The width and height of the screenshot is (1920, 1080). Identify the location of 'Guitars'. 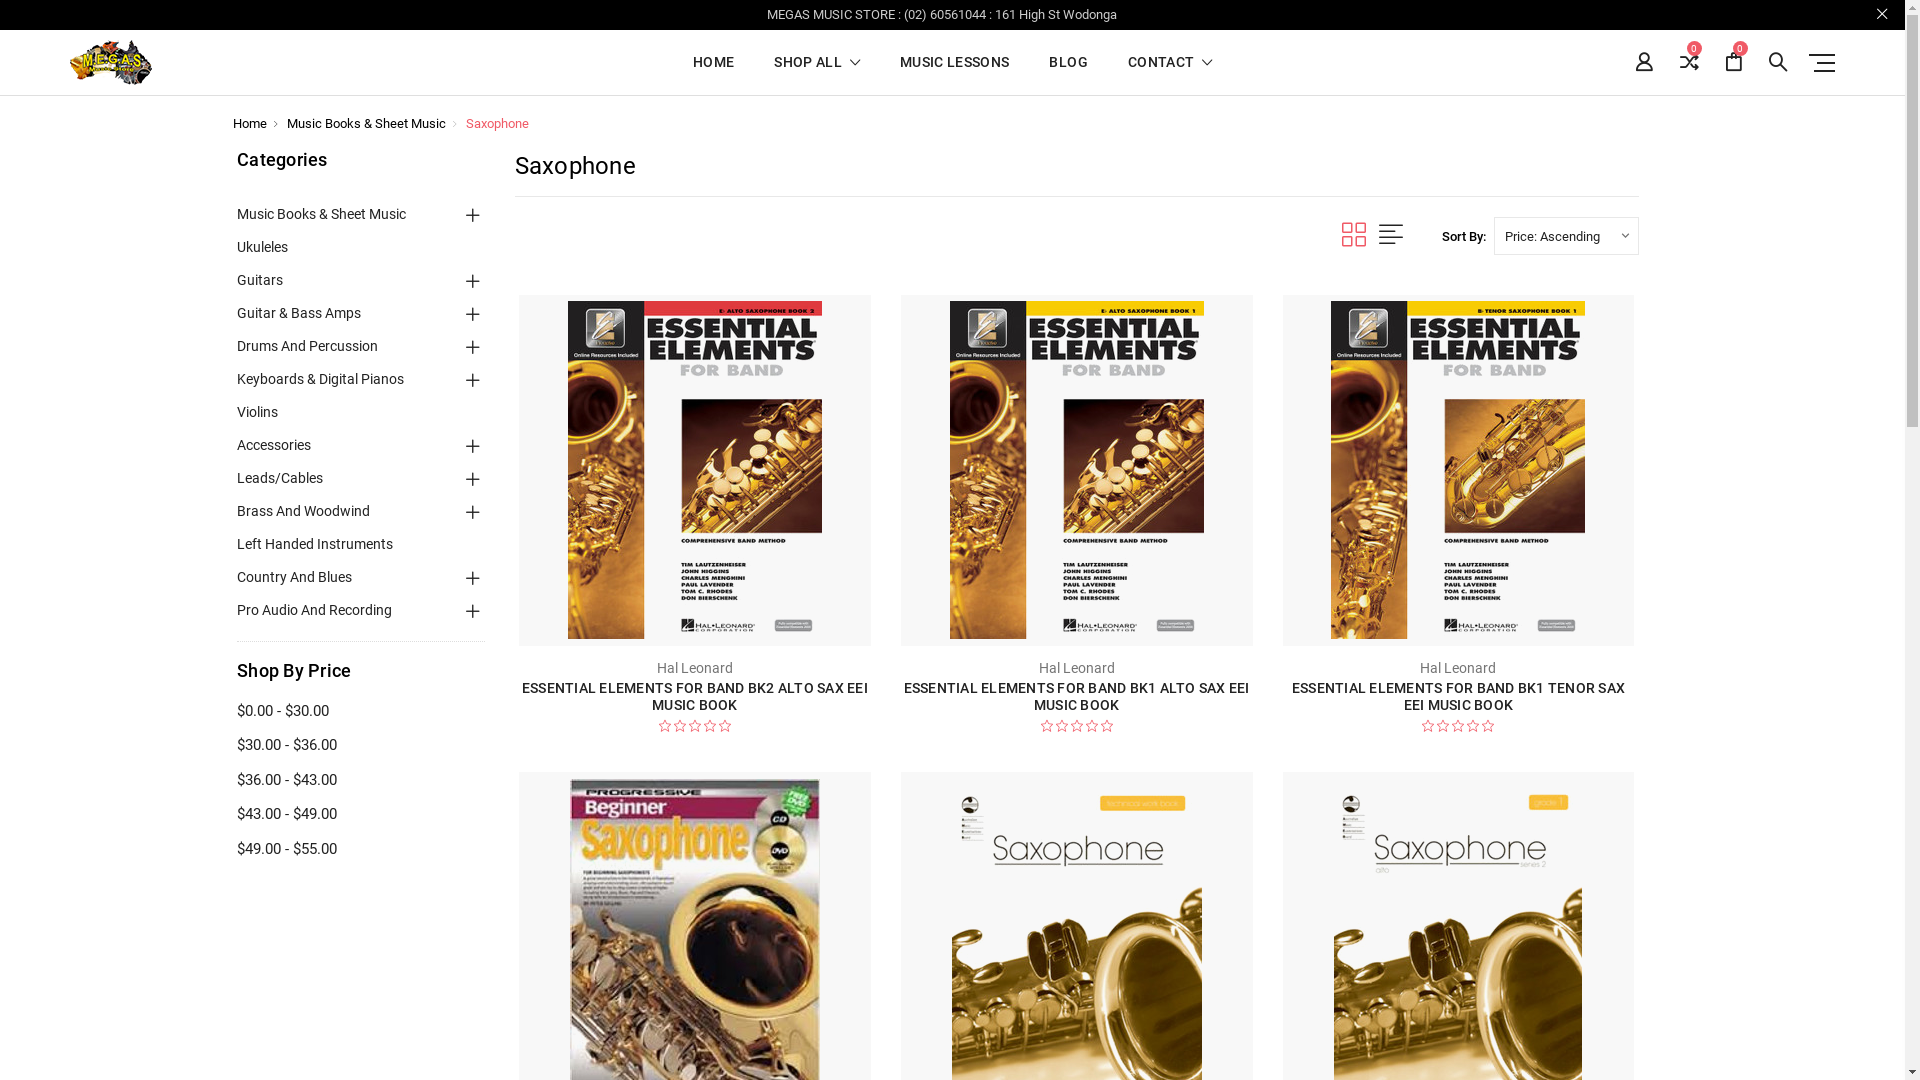
(258, 280).